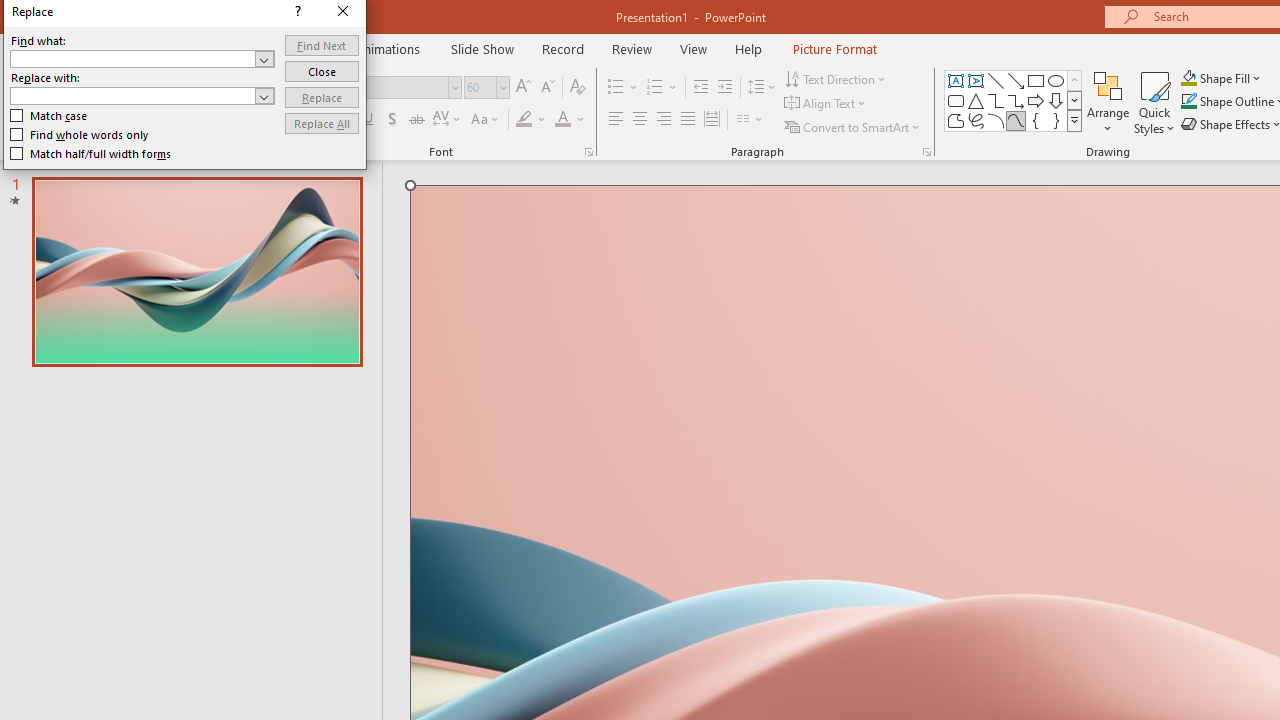 The height and width of the screenshot is (720, 1280). Describe the element at coordinates (1073, 120) in the screenshot. I see `'Shapes'` at that location.